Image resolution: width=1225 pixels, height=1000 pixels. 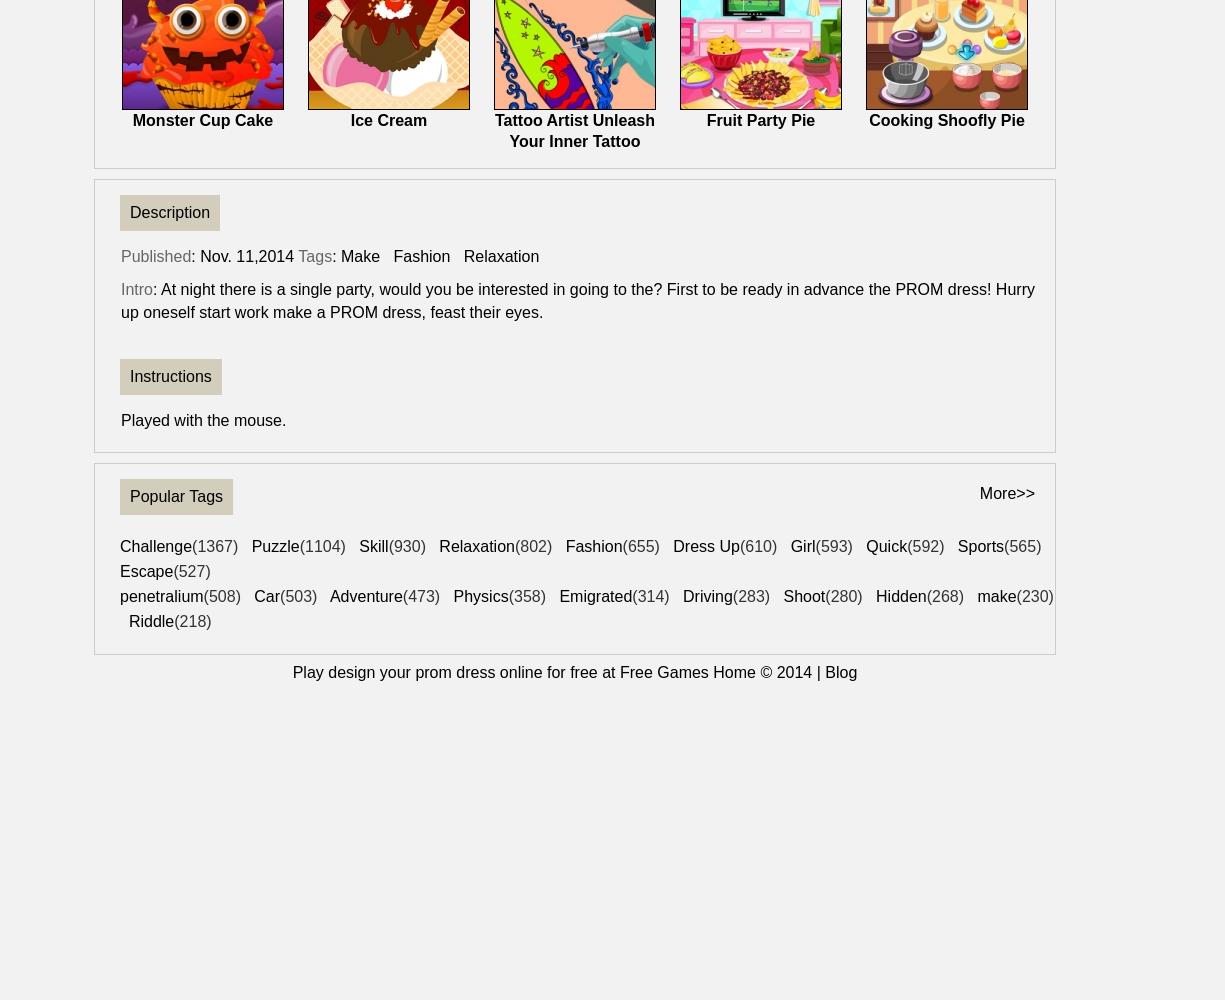 I want to click on 'Escape', so click(x=119, y=570).